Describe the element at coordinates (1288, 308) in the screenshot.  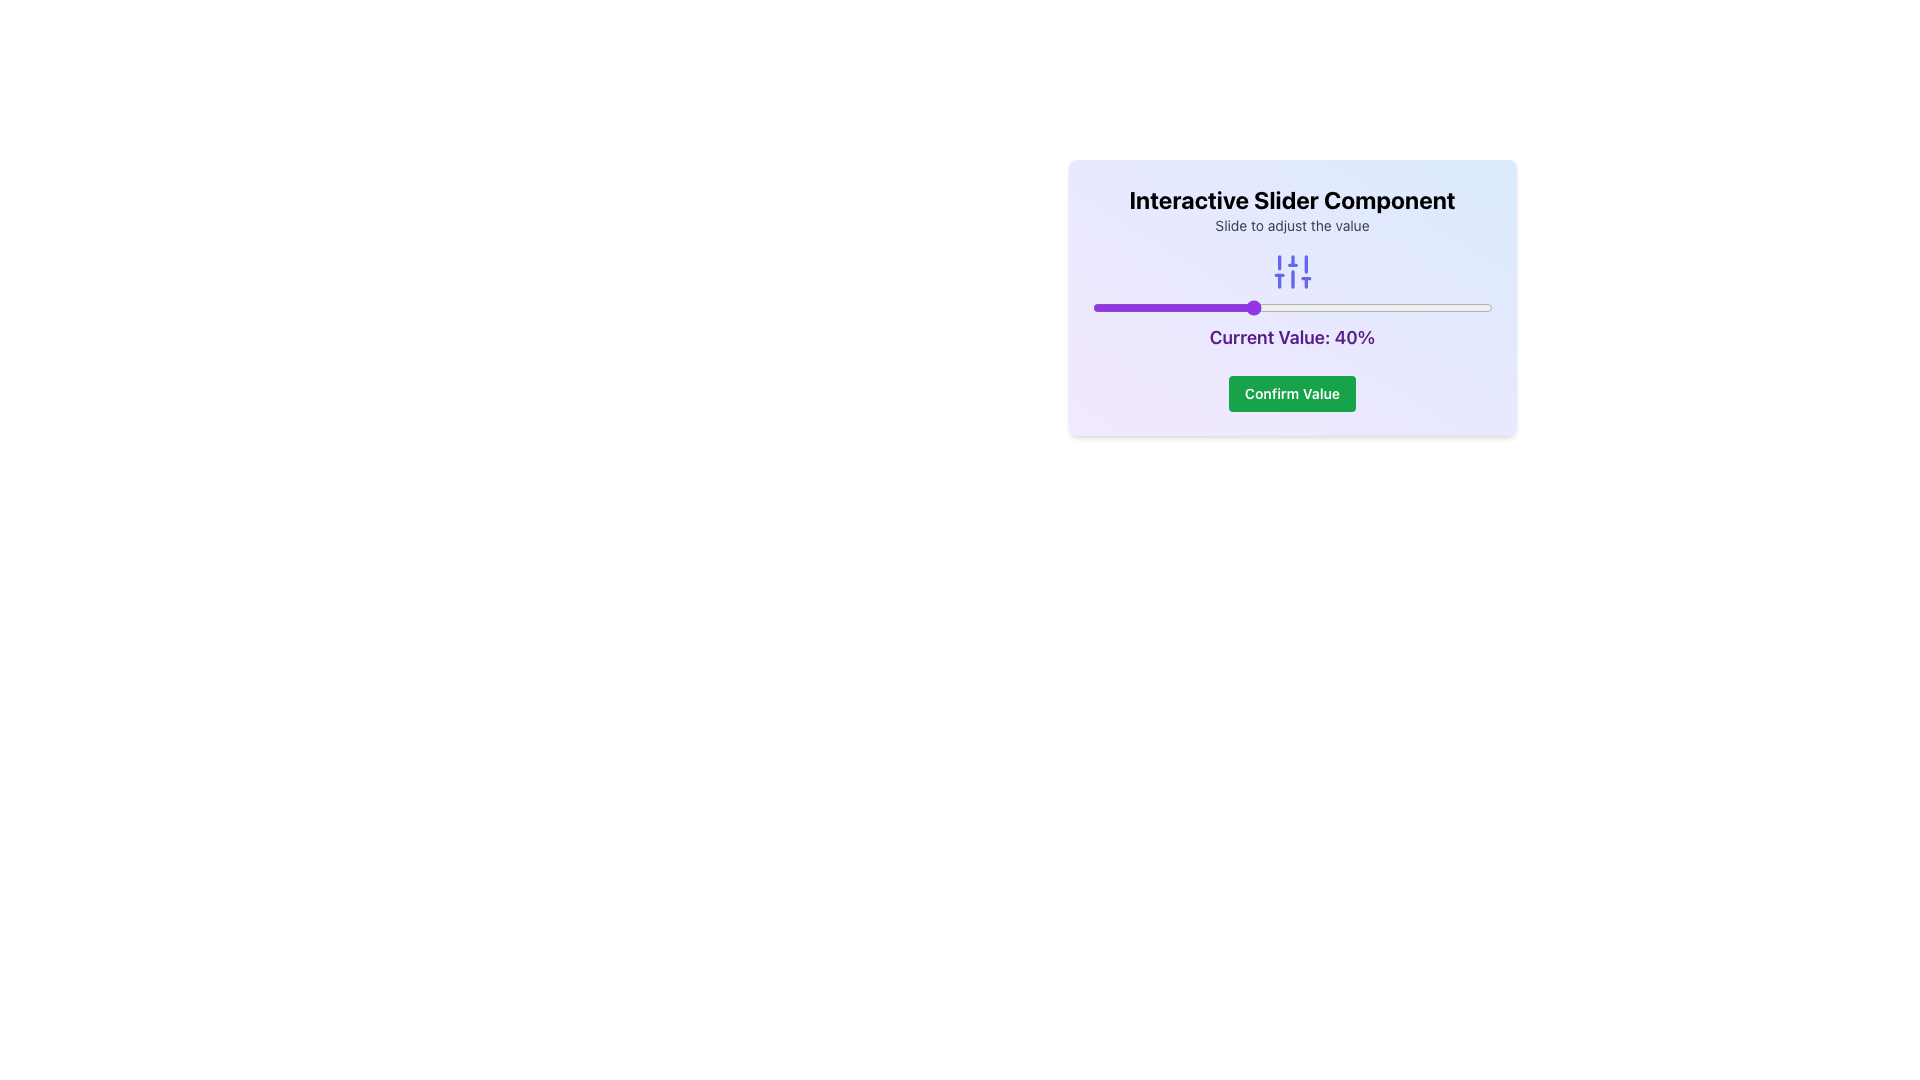
I see `the slider` at that location.